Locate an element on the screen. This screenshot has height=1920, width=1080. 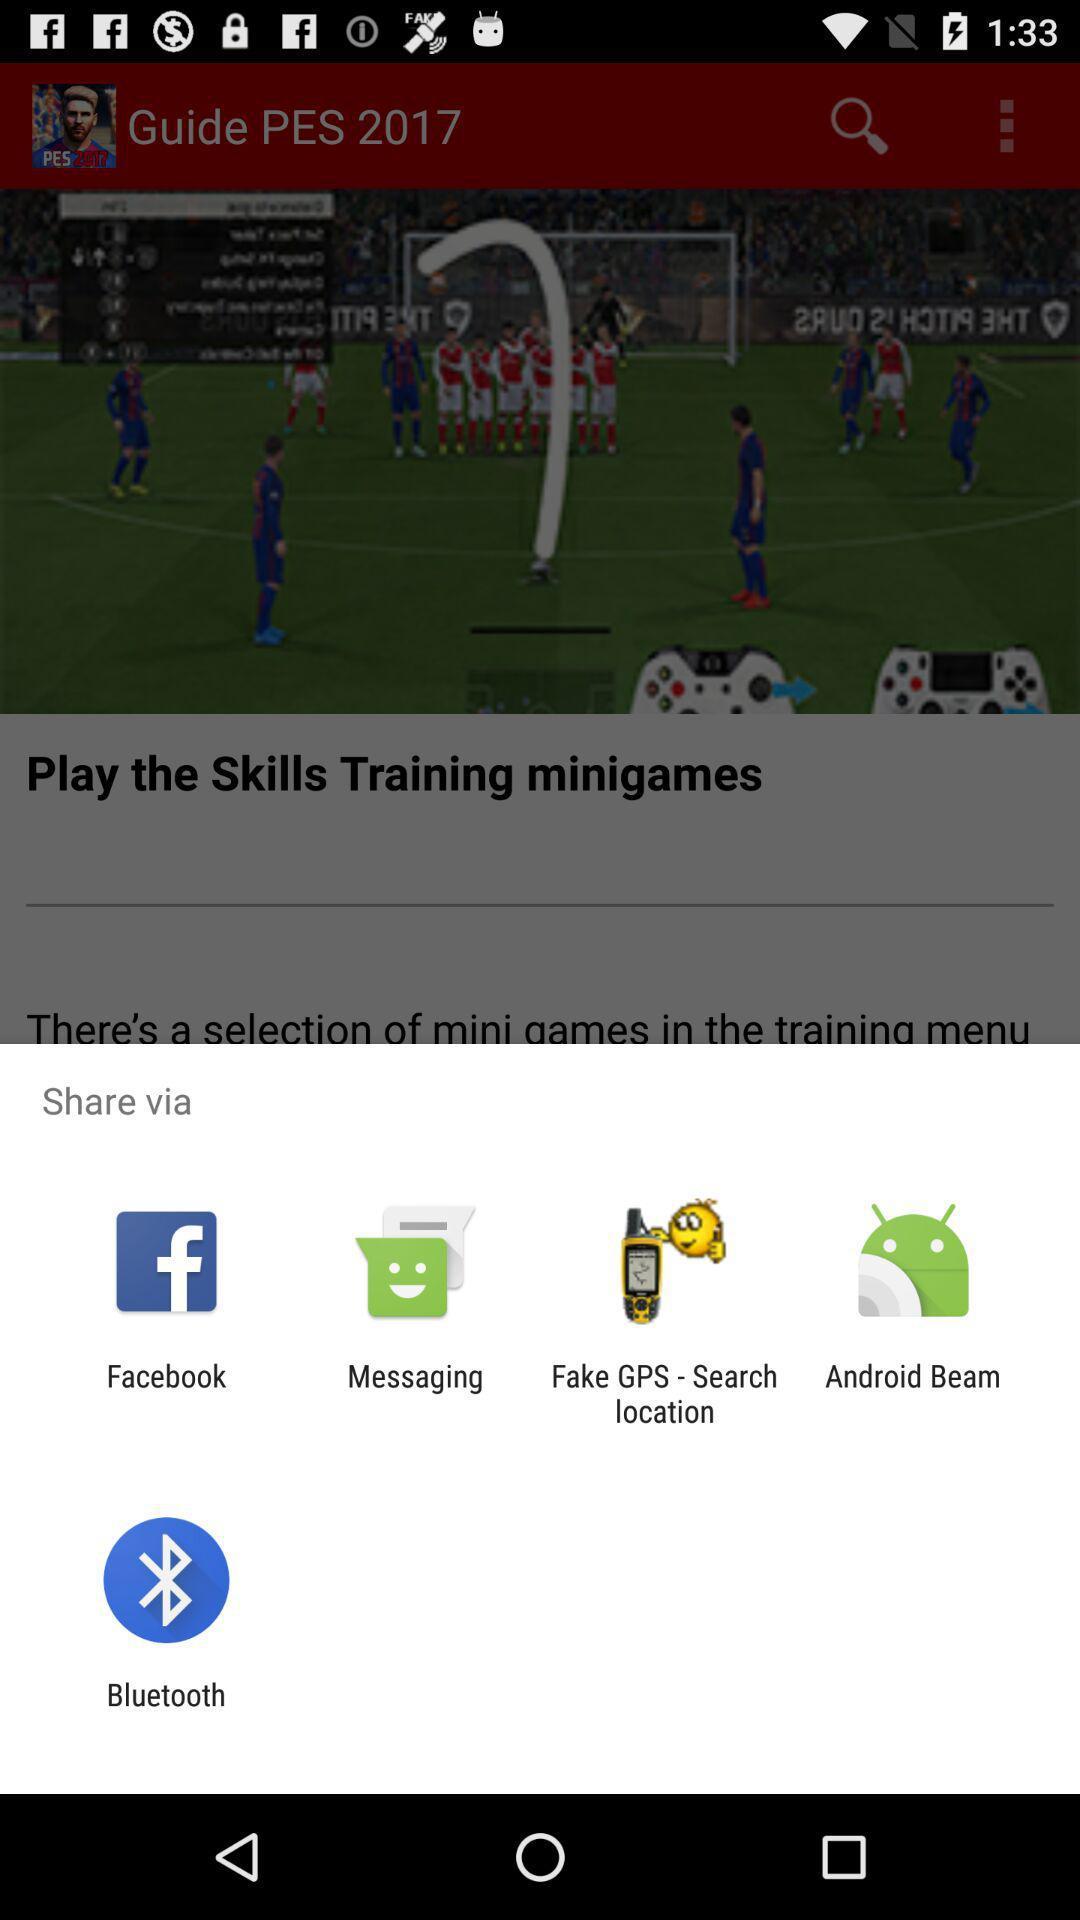
the item next to android beam item is located at coordinates (664, 1392).